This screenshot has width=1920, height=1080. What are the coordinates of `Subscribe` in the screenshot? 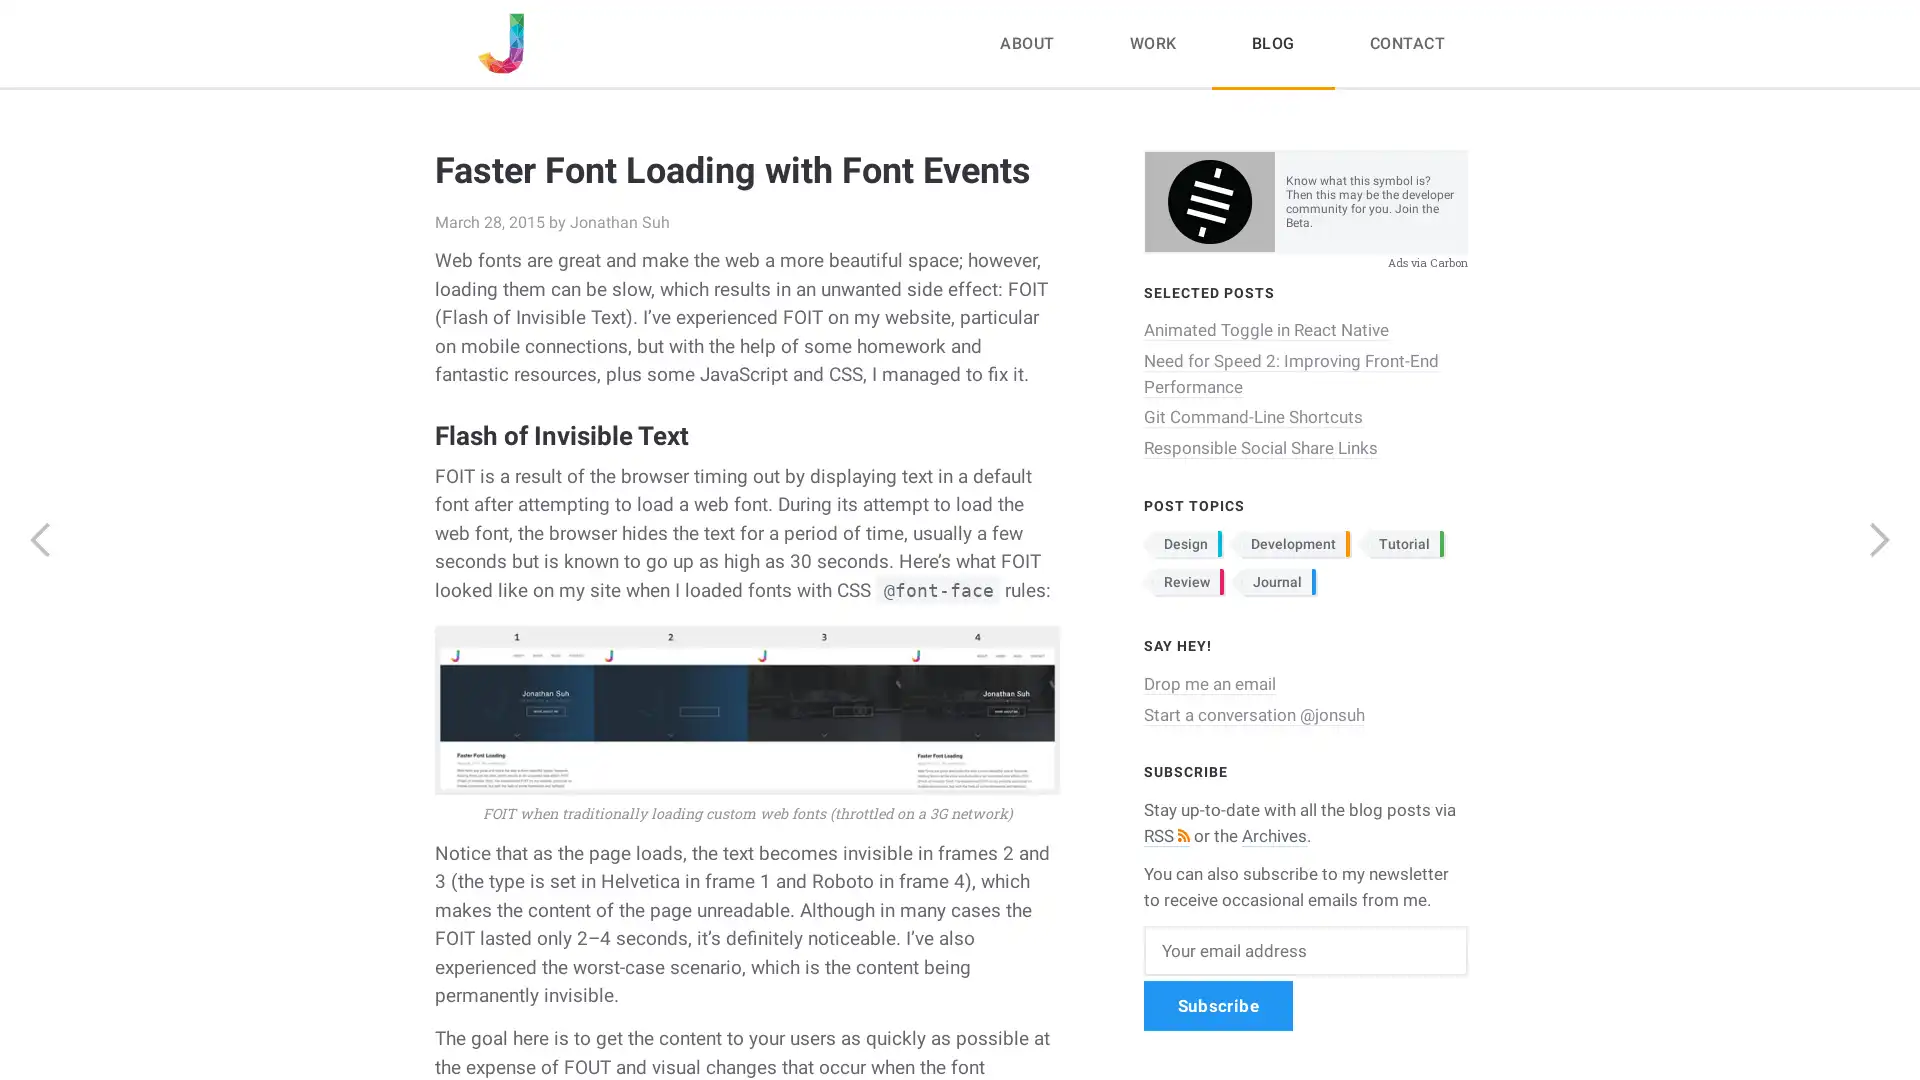 It's located at (1217, 1005).